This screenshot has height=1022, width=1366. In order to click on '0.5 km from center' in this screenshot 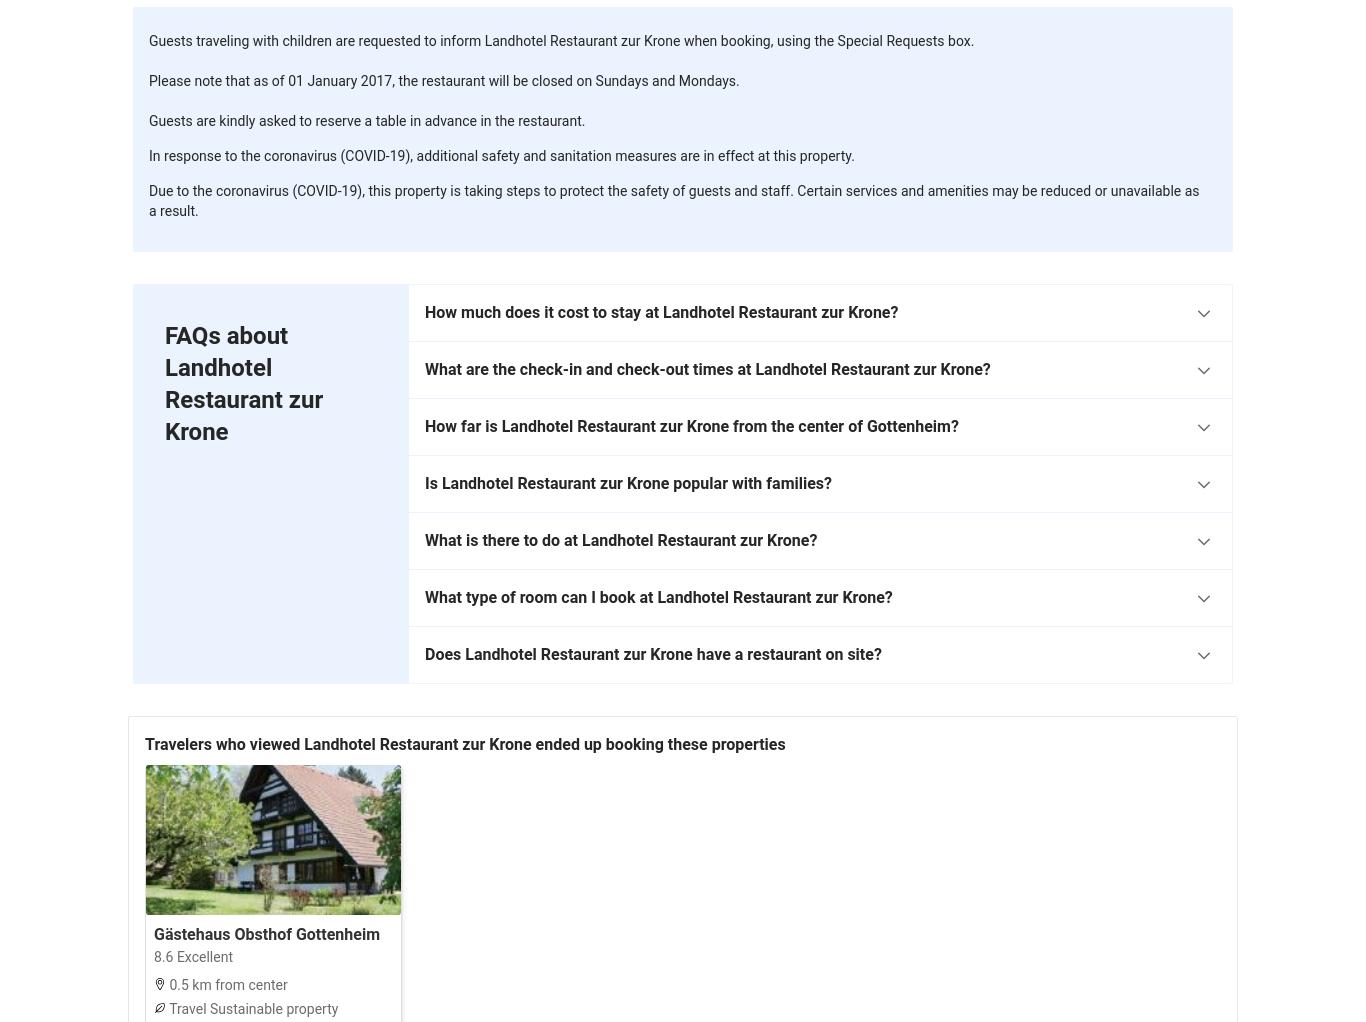, I will do `click(225, 984)`.